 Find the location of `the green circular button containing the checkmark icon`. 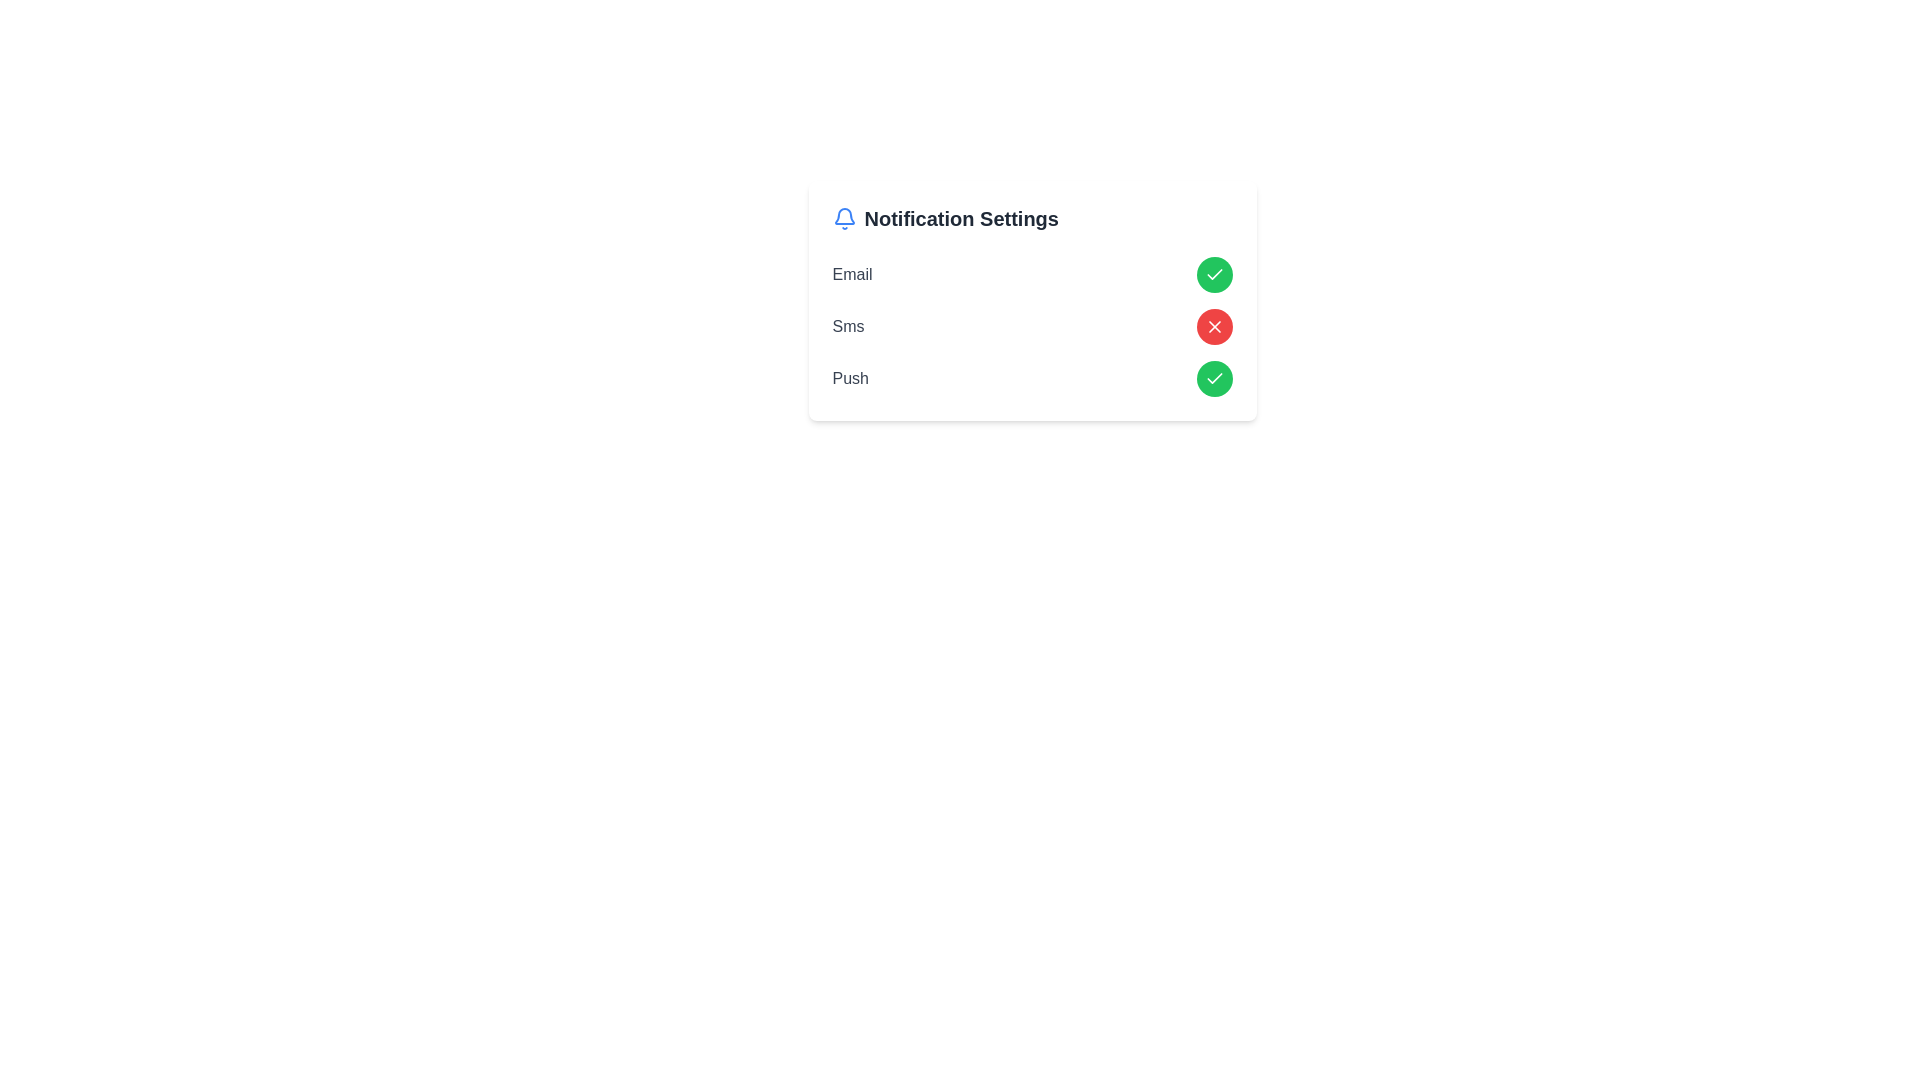

the green circular button containing the checkmark icon is located at coordinates (1213, 274).